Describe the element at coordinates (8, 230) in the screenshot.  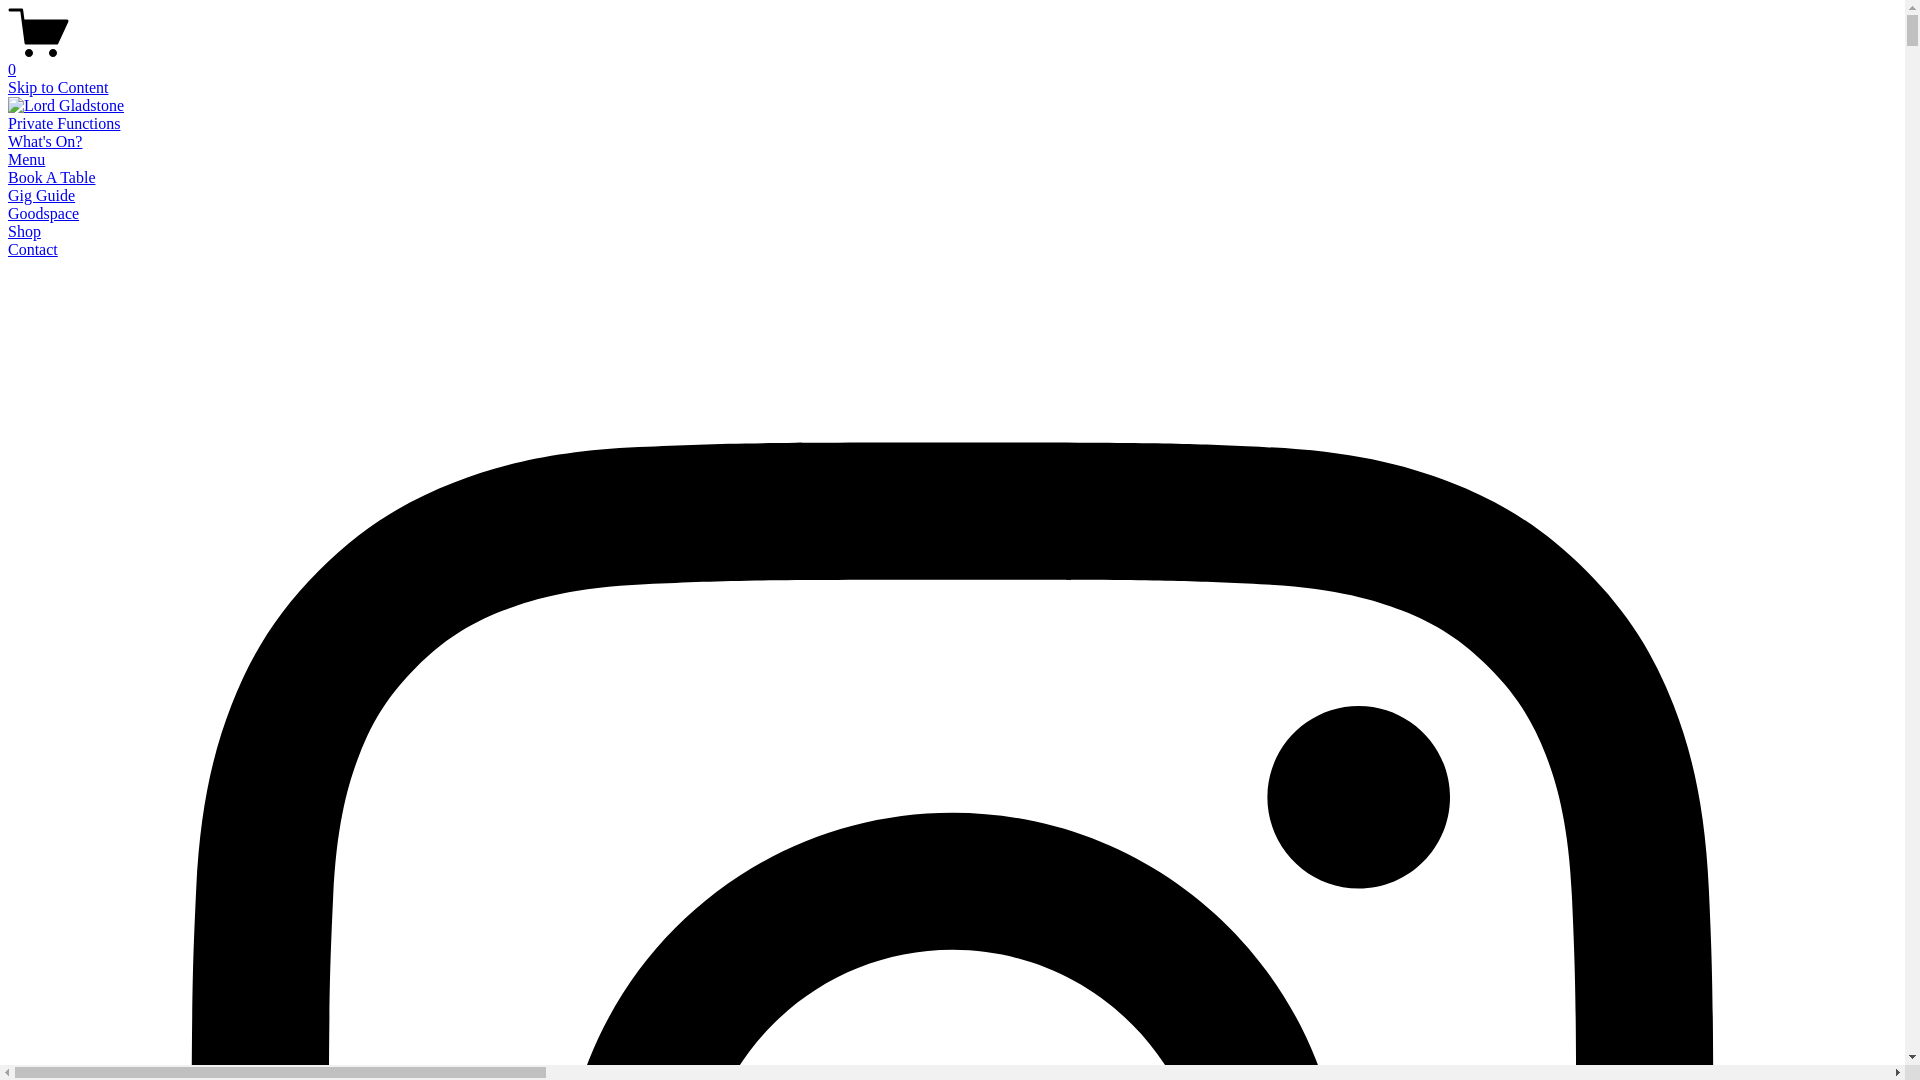
I see `'Shop'` at that location.